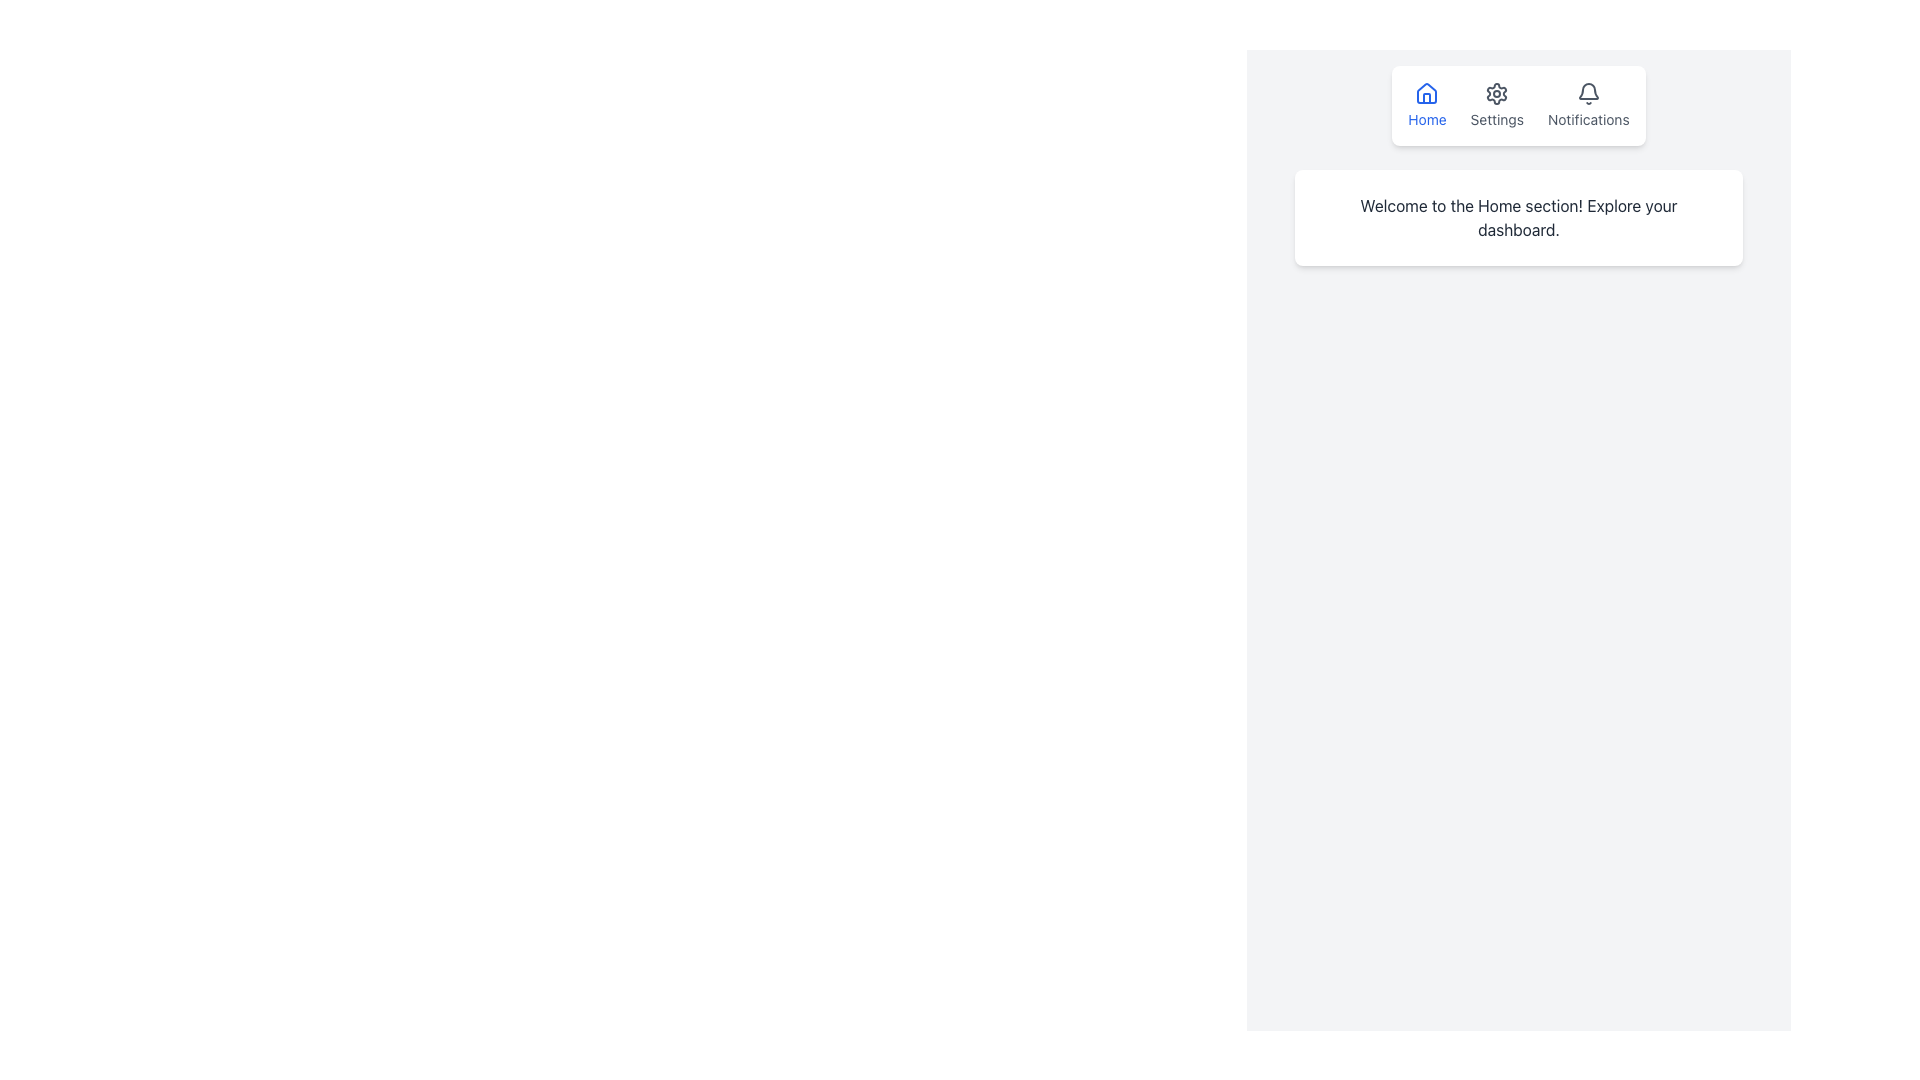  What do you see at coordinates (1497, 119) in the screenshot?
I see `displayed text of the 'Settings' label, which is a small gray font text located below the gear icon in the interface` at bounding box center [1497, 119].